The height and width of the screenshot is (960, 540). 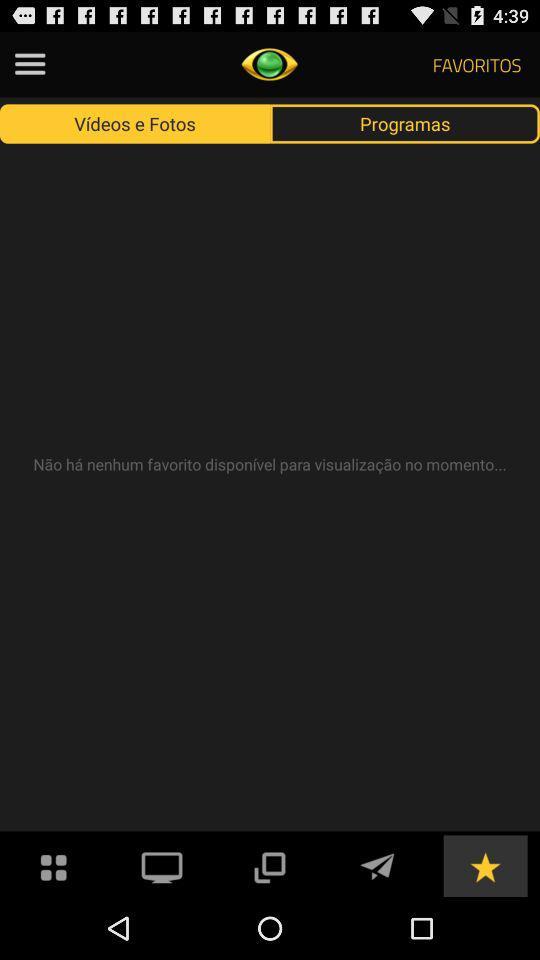 What do you see at coordinates (377, 864) in the screenshot?
I see `send message` at bounding box center [377, 864].